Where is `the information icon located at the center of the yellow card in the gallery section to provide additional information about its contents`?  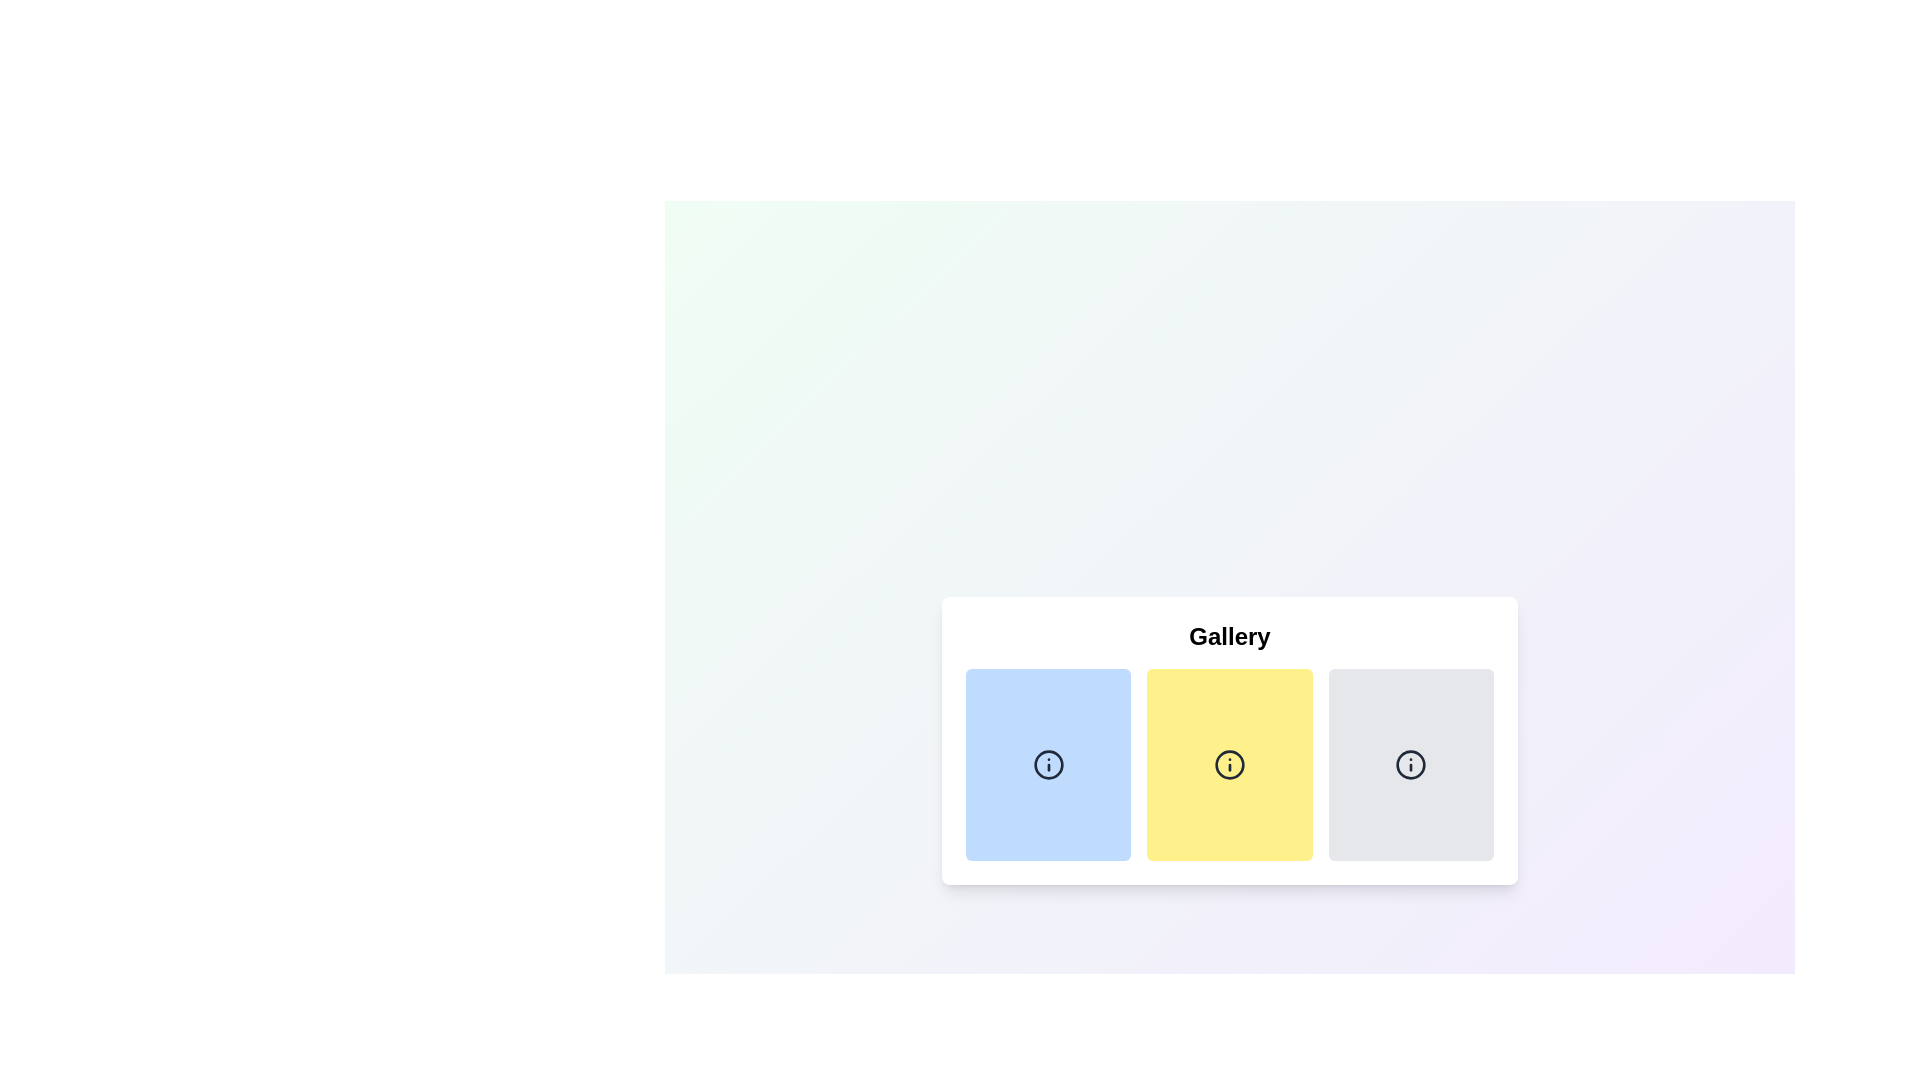
the information icon located at the center of the yellow card in the gallery section to provide additional information about its contents is located at coordinates (1228, 764).